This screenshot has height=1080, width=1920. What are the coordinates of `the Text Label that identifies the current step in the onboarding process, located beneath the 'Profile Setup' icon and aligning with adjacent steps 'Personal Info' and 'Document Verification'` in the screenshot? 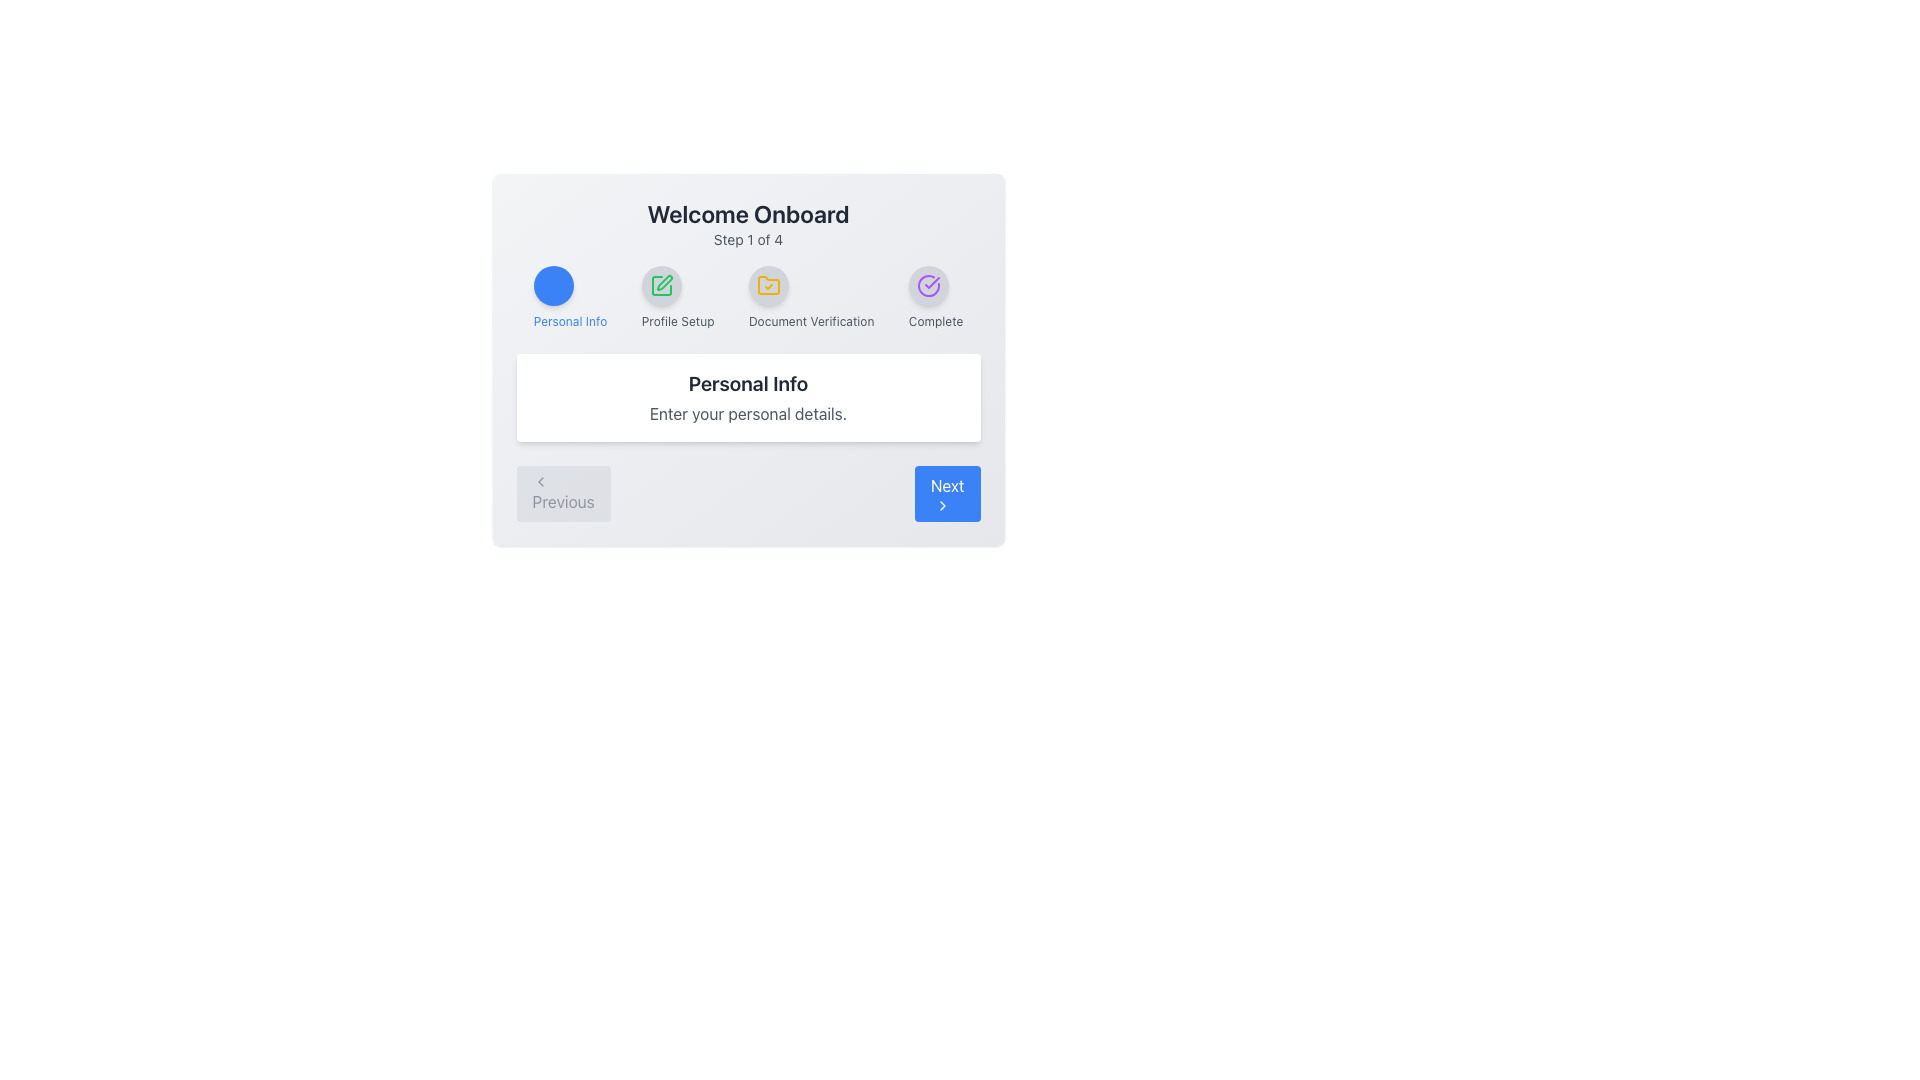 It's located at (678, 320).